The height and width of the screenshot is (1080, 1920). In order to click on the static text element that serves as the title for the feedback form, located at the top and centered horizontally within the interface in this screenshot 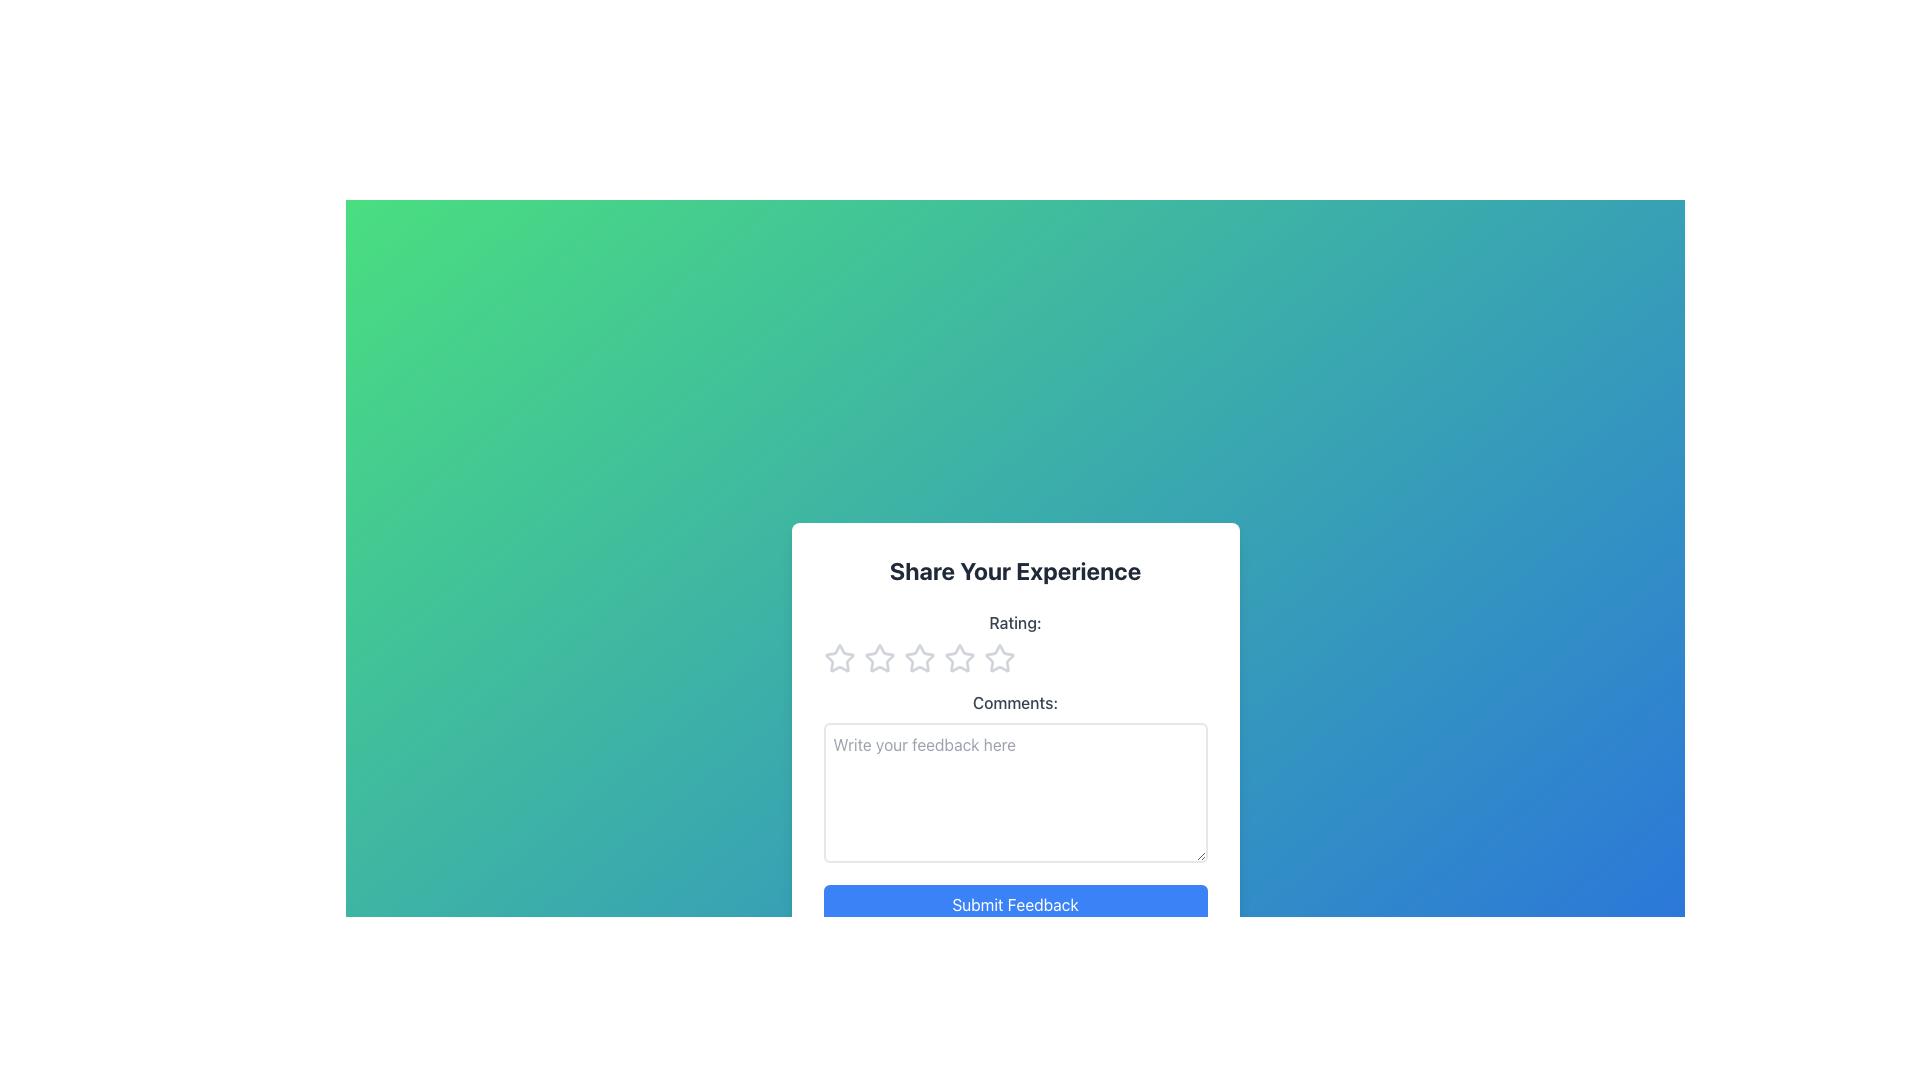, I will do `click(1015, 570)`.